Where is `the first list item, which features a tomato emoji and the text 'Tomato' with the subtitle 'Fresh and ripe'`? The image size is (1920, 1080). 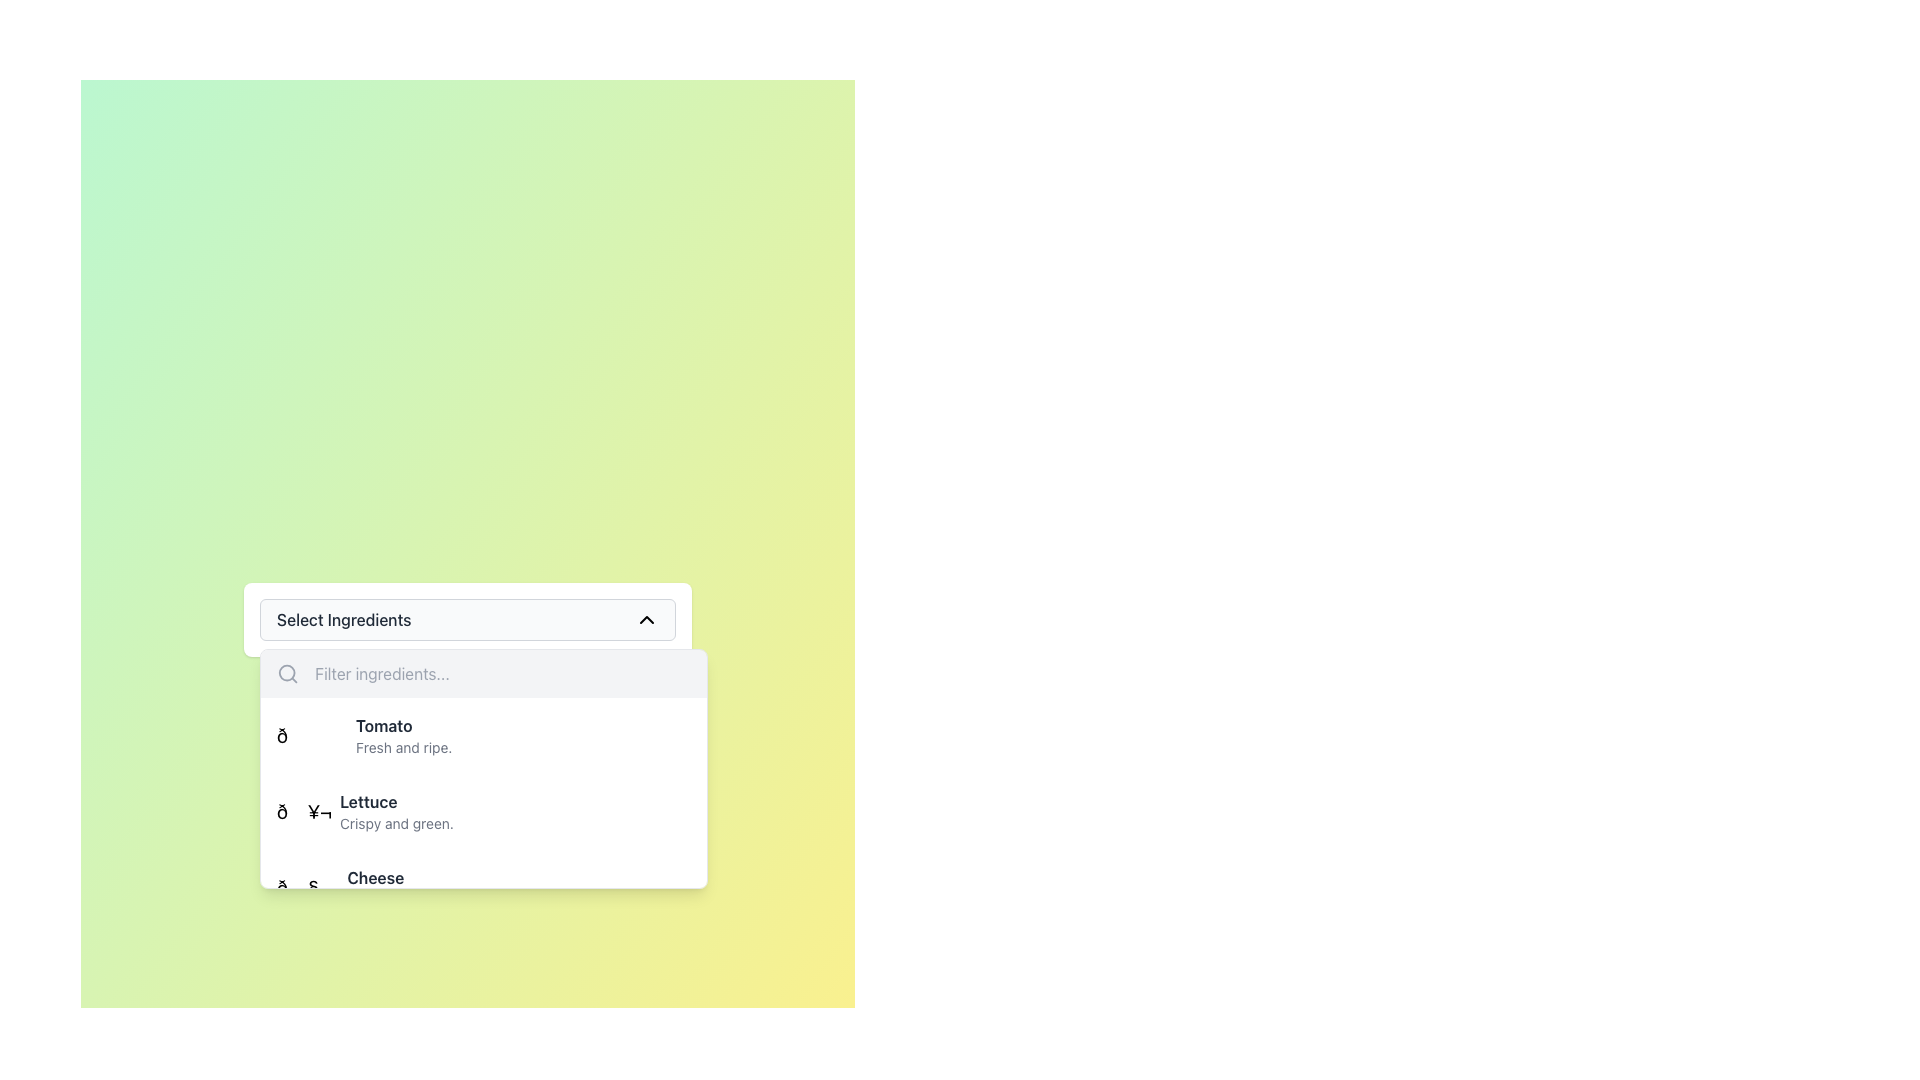
the first list item, which features a tomato emoji and the text 'Tomato' with the subtitle 'Fresh and ripe' is located at coordinates (364, 736).